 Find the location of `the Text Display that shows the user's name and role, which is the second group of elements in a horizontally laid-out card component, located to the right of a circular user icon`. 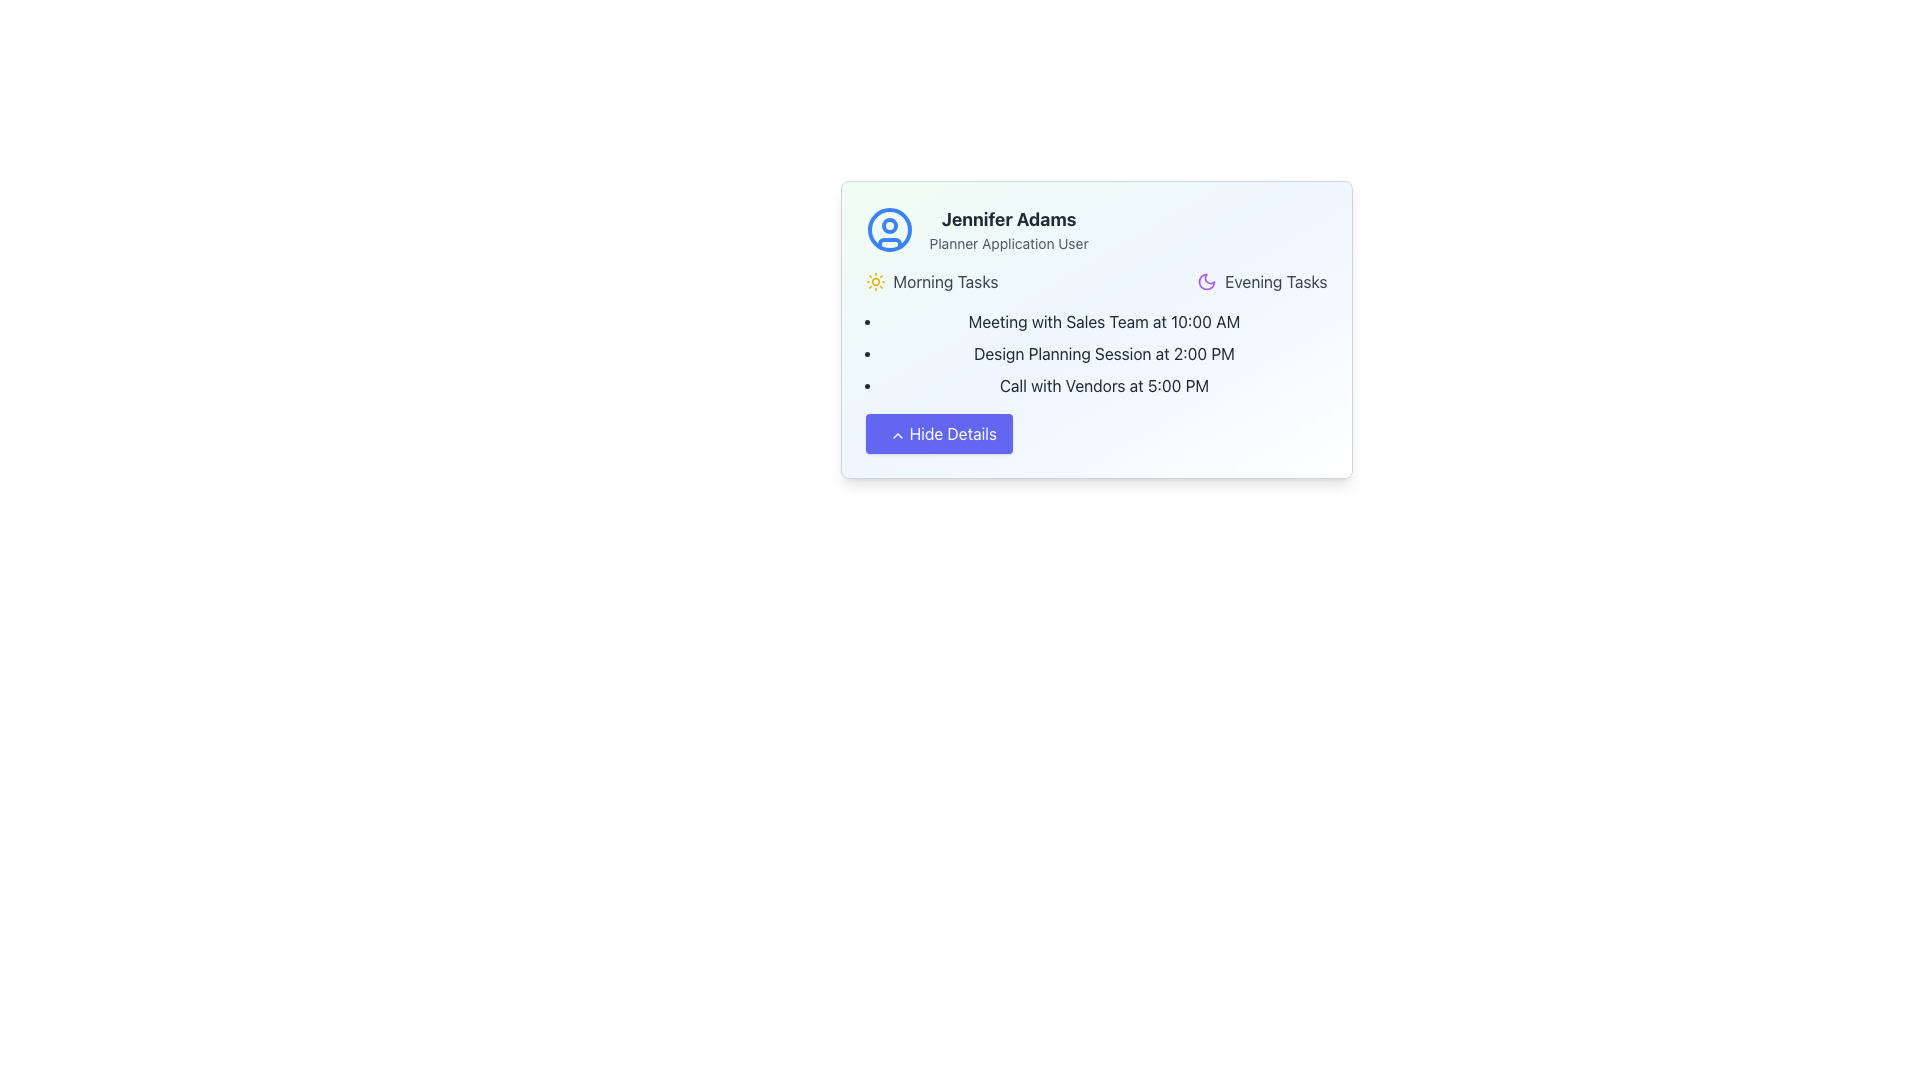

the Text Display that shows the user's name and role, which is the second group of elements in a horizontally laid-out card component, located to the right of a circular user icon is located at coordinates (1009, 229).